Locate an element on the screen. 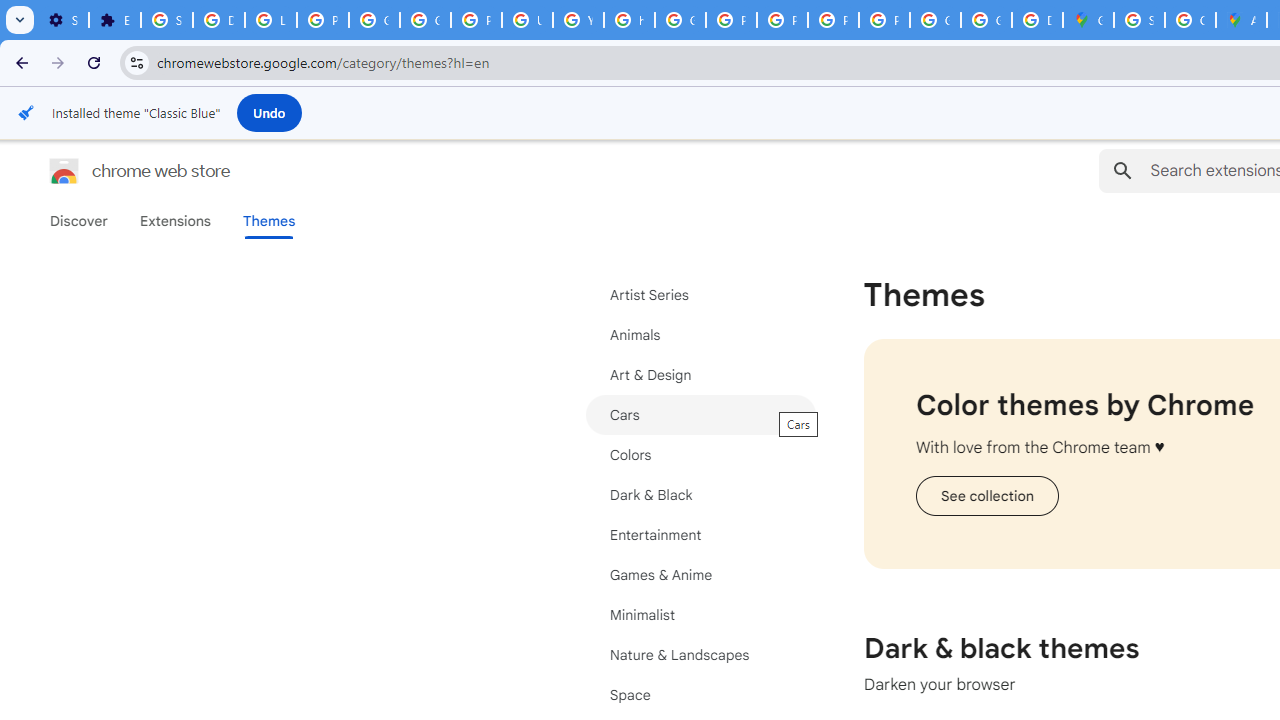  'Delete photos & videos - Computer - Google Photos Help' is located at coordinates (218, 20).